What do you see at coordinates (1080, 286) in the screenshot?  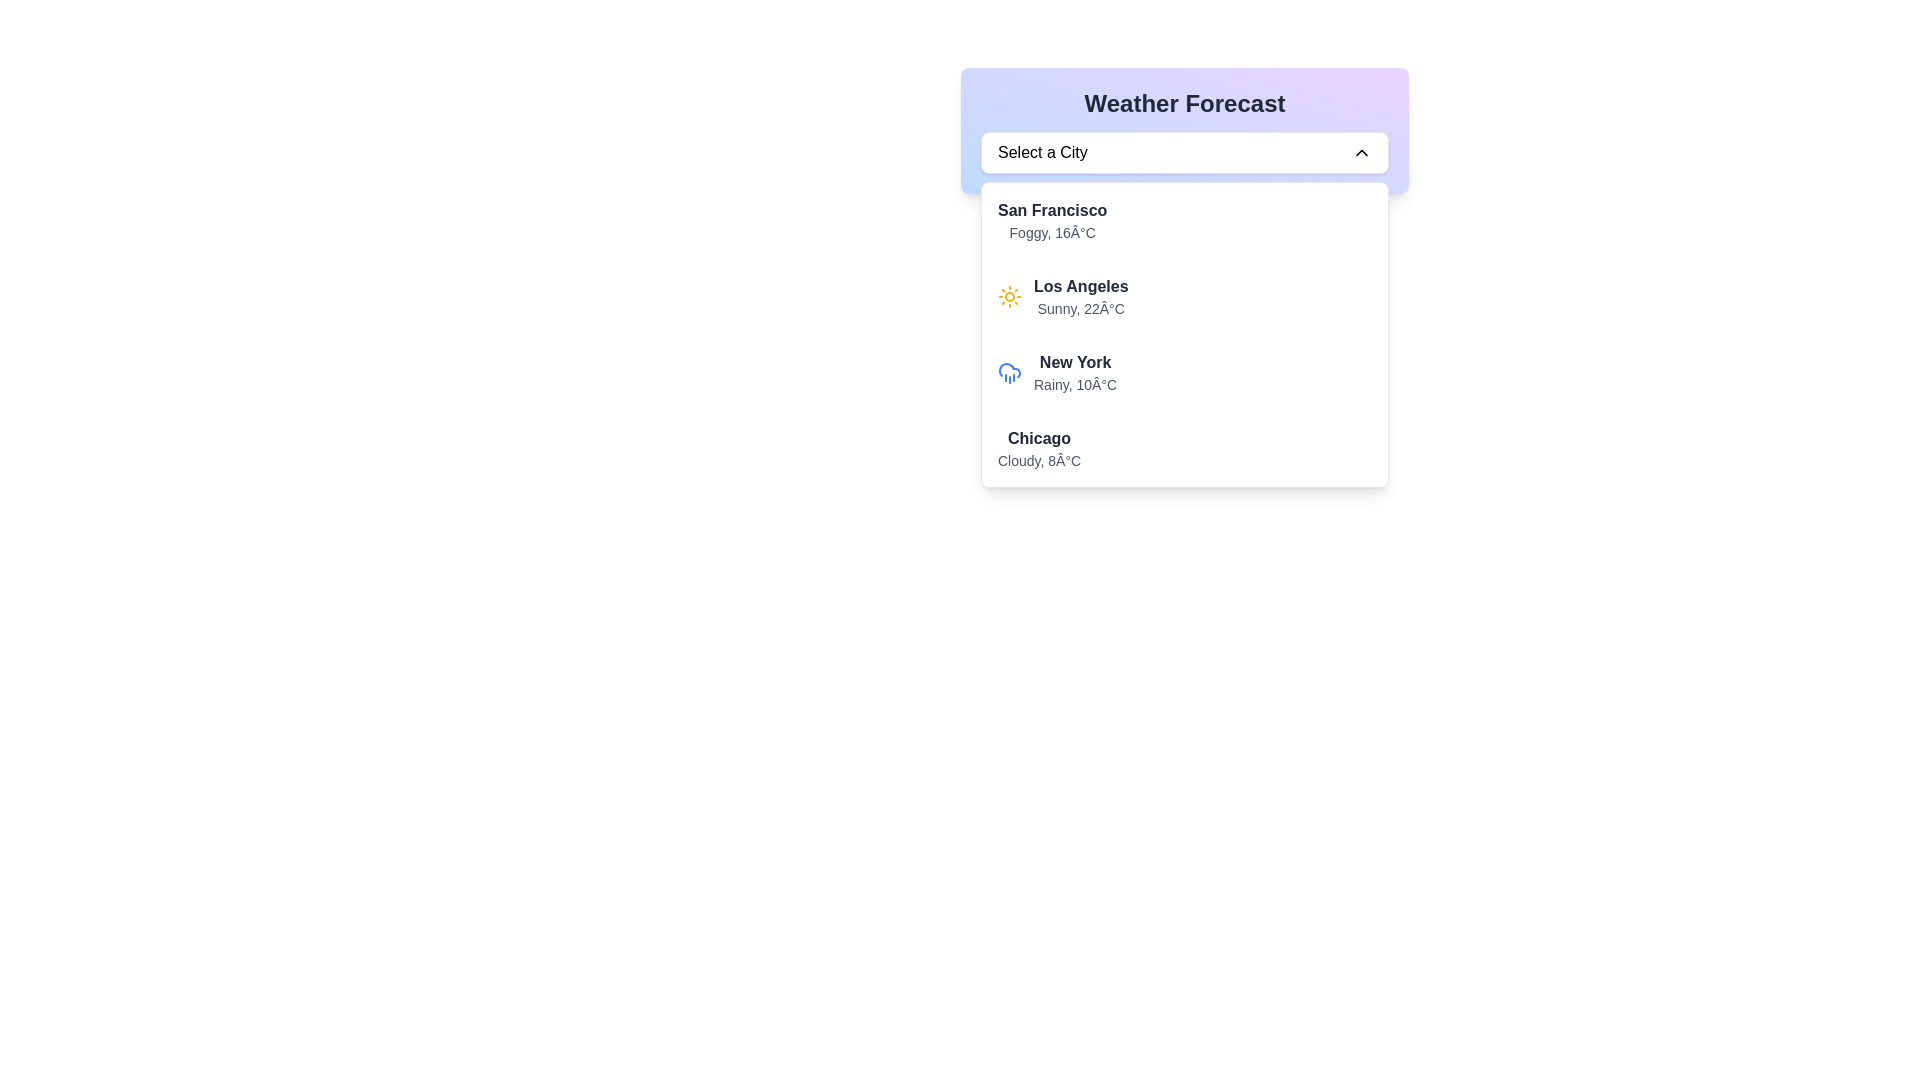 I see `the text label displaying 'Los Angeles' in bold font and dark gray color, positioned at the top part of the second entry in the weather forecast dropdown list` at bounding box center [1080, 286].